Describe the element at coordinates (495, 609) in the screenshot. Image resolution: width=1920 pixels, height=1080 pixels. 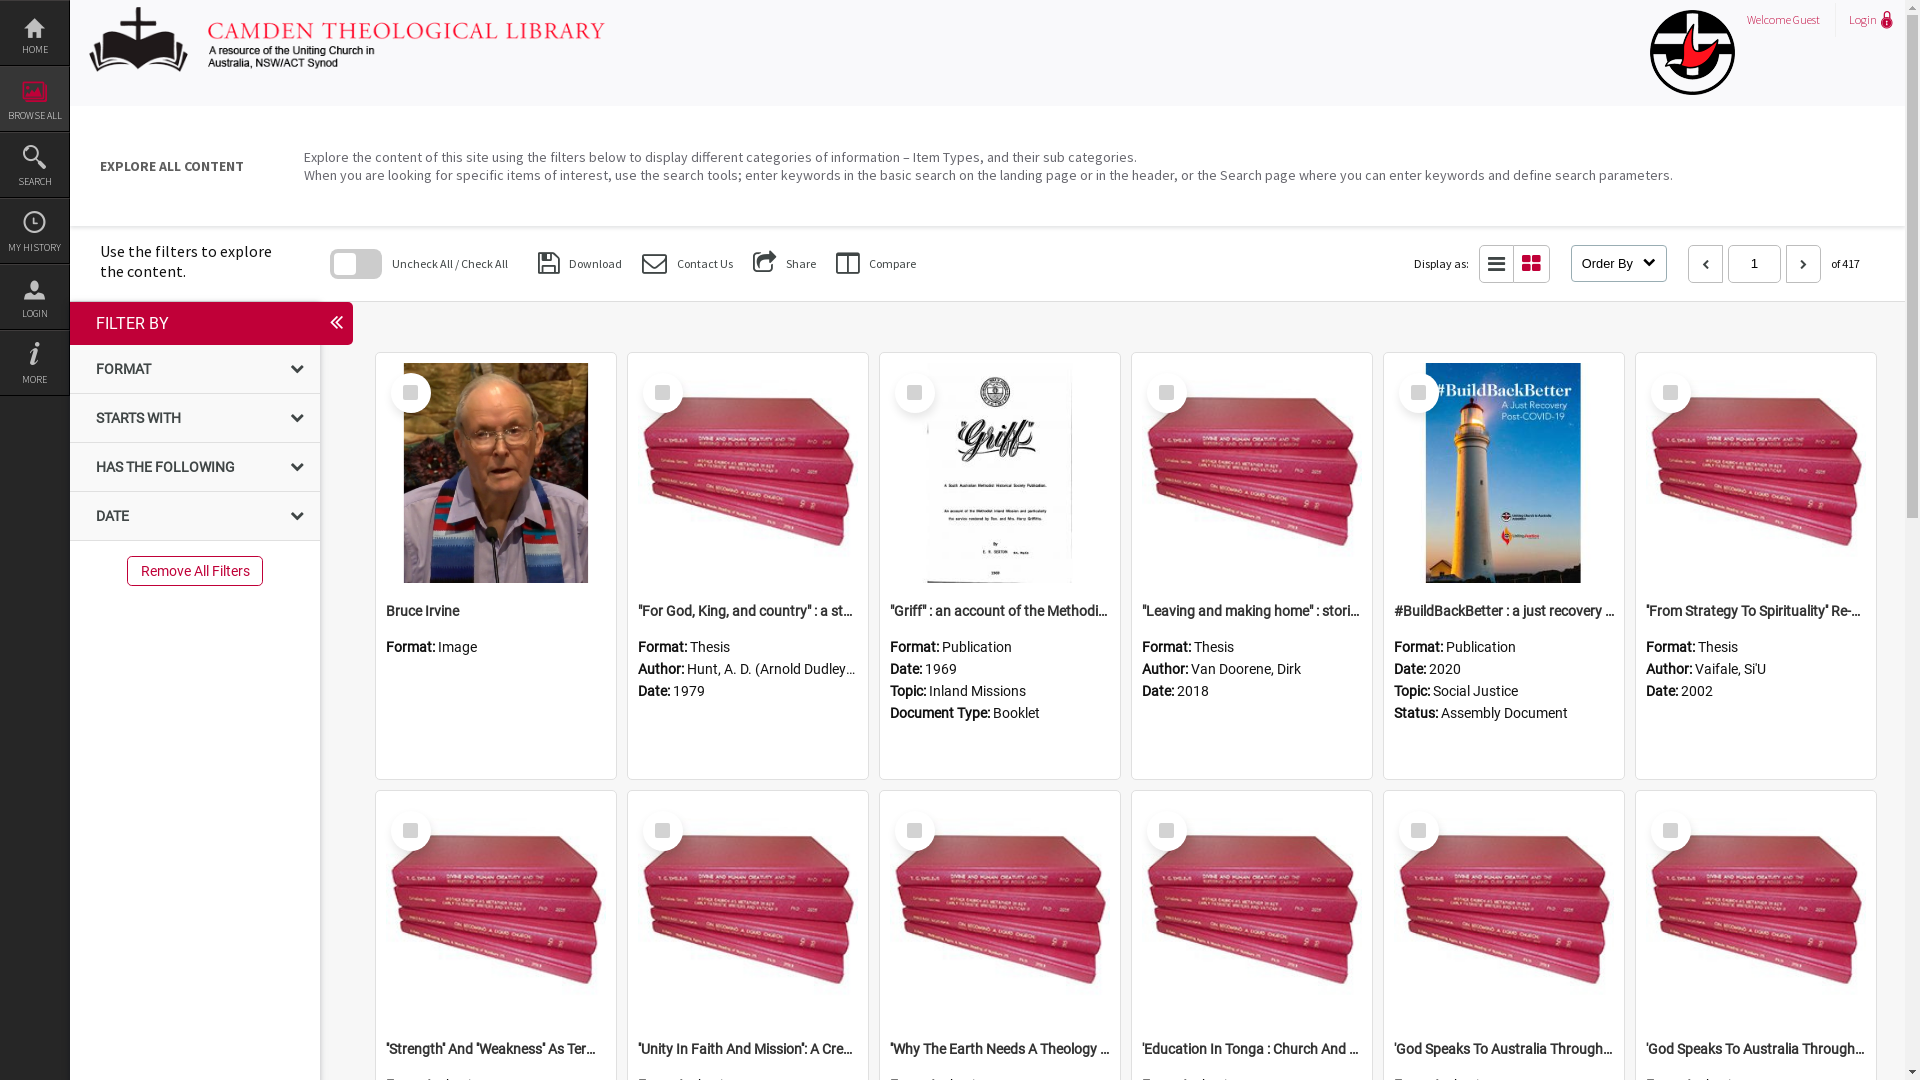
I see `'Bruce Irvine'` at that location.